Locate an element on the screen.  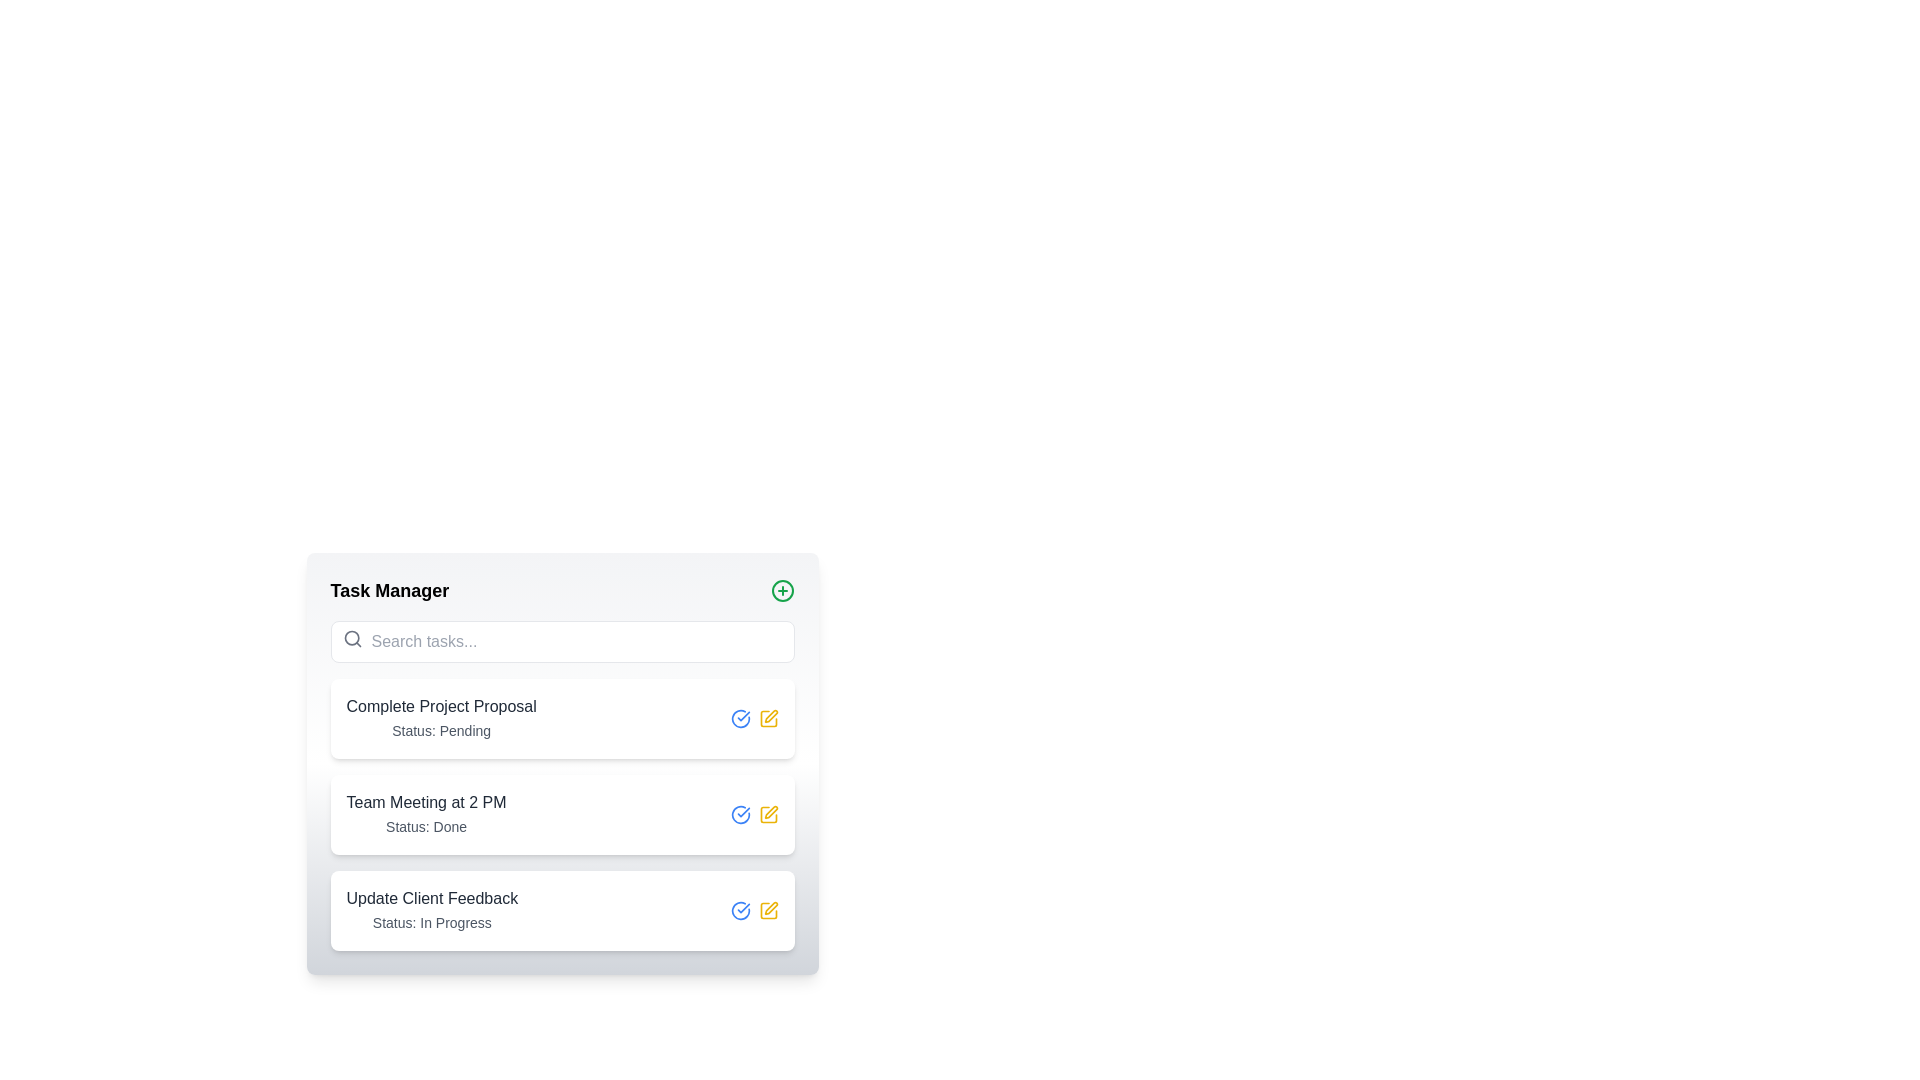
the Search icon located inside the input field at the top of the main content area, next to the text placeholder 'Search tasks...' is located at coordinates (352, 639).